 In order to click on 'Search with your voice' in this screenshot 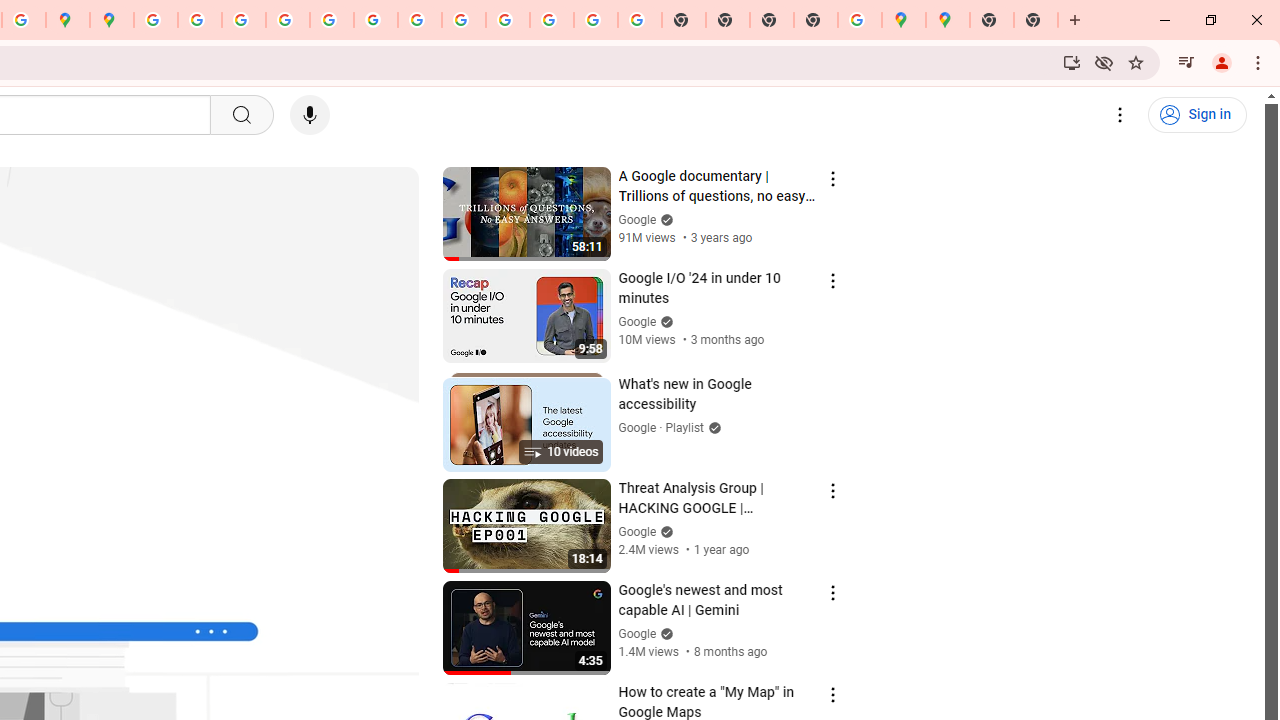, I will do `click(308, 115)`.